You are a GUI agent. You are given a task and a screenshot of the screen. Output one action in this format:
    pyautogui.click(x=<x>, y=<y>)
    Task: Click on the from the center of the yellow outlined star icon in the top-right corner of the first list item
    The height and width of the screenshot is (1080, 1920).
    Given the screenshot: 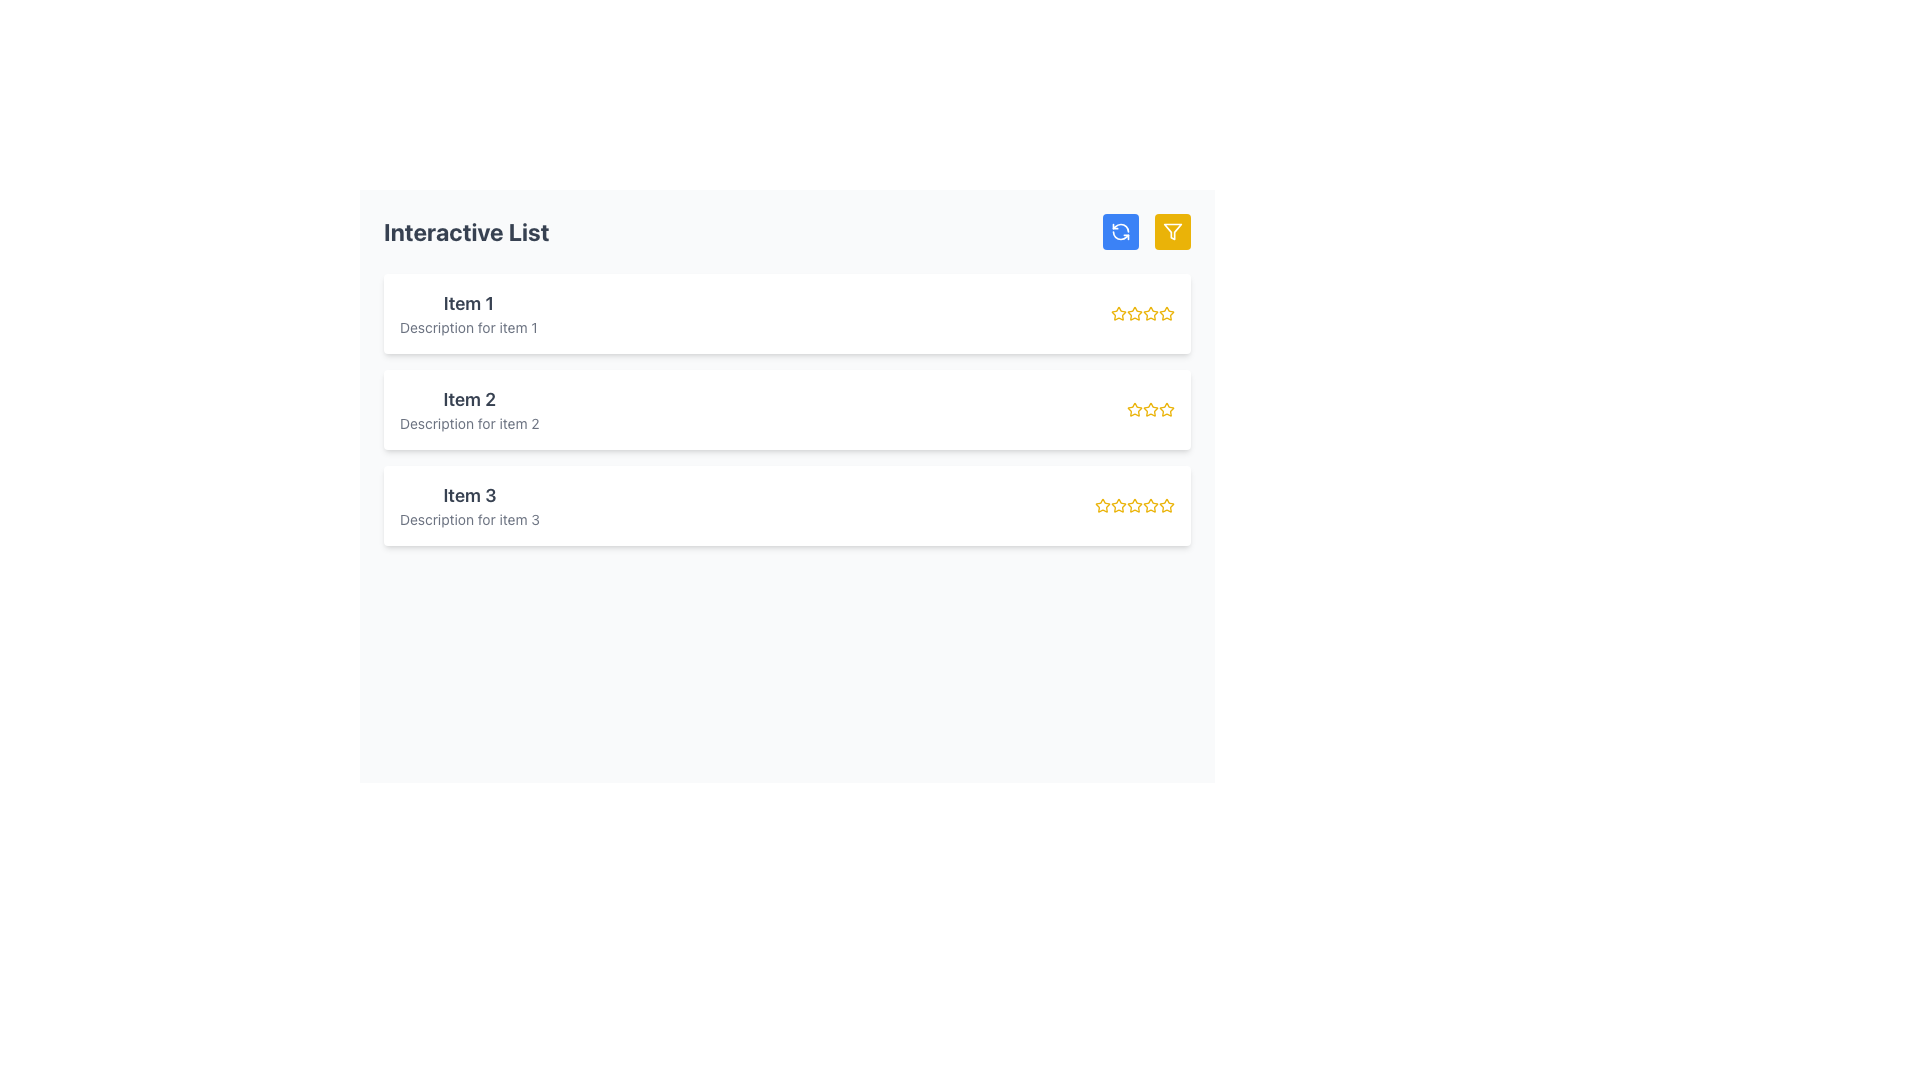 What is the action you would take?
    pyautogui.click(x=1166, y=313)
    